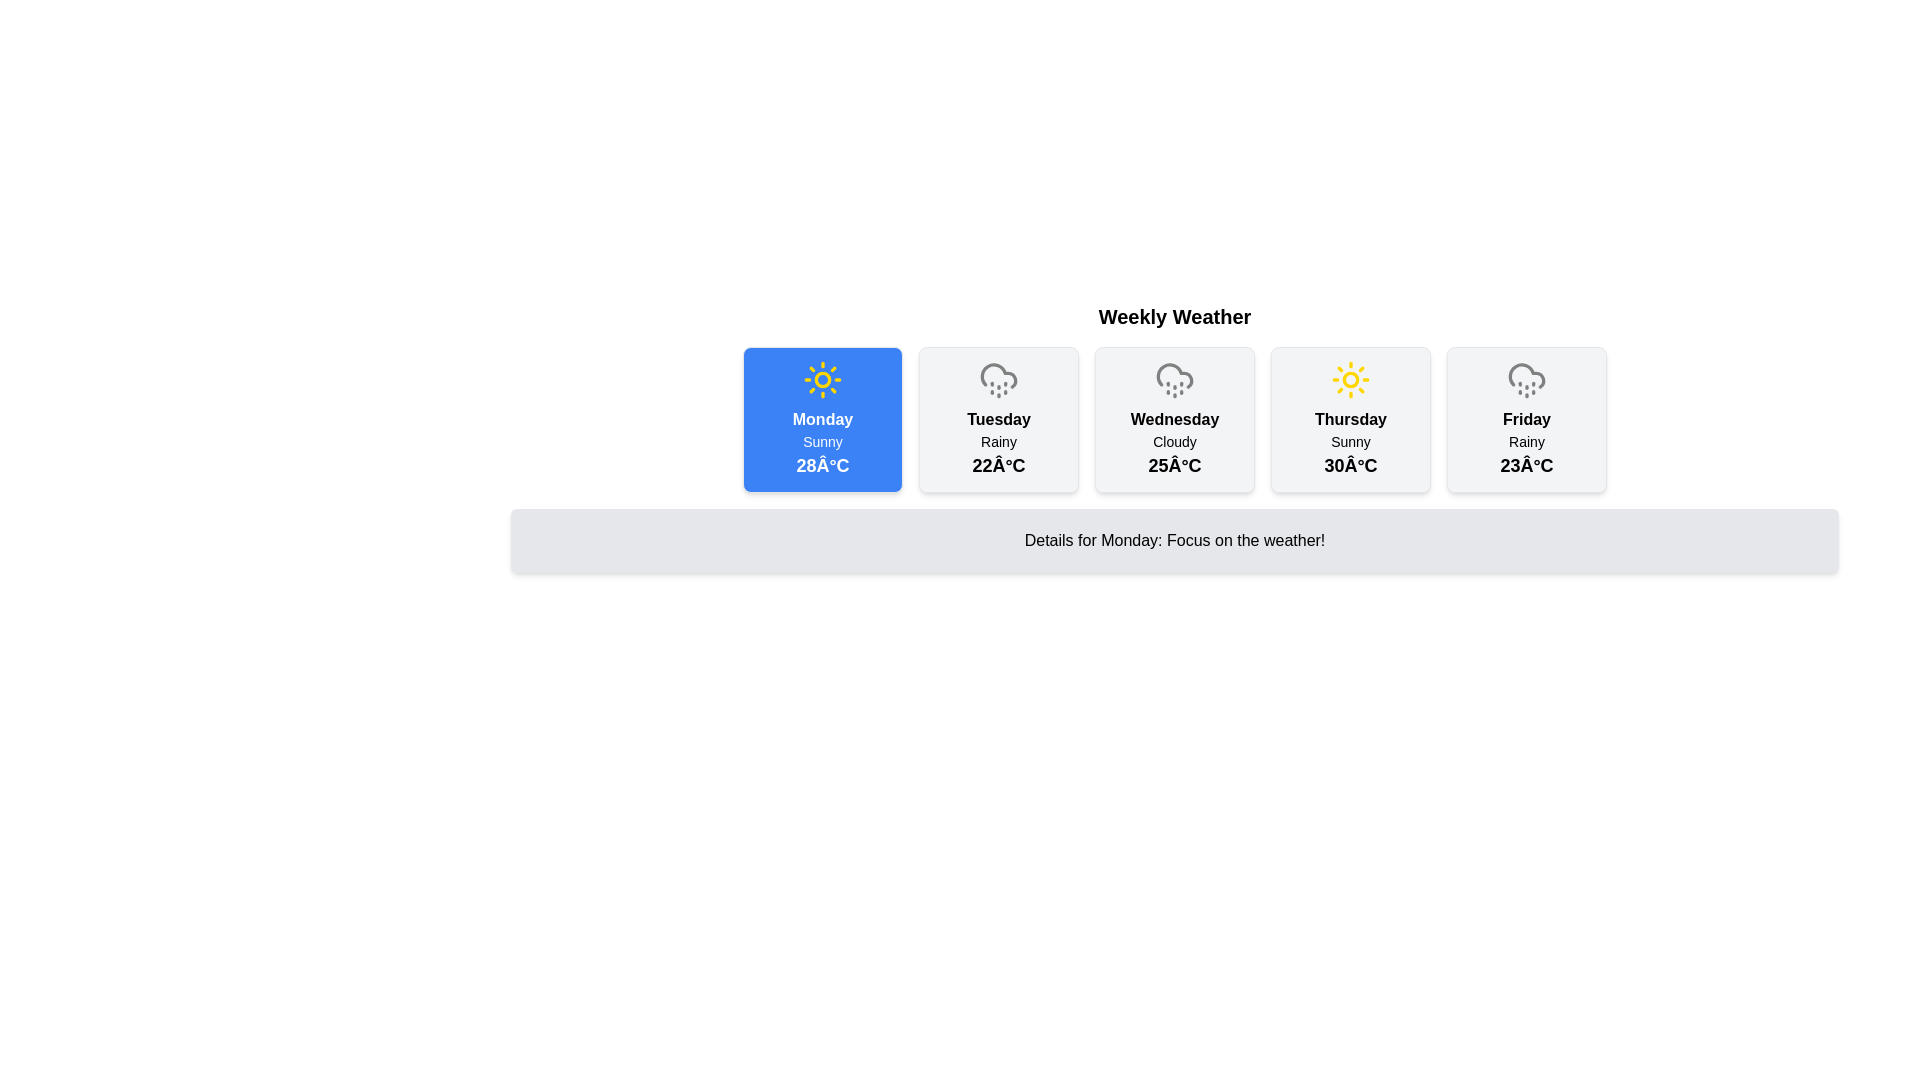 The width and height of the screenshot is (1920, 1080). I want to click on text label displaying 'Tuesday' located at the top of the Tuesday weather information card, which is the second card in a horizontal row of five cards, so click(998, 419).